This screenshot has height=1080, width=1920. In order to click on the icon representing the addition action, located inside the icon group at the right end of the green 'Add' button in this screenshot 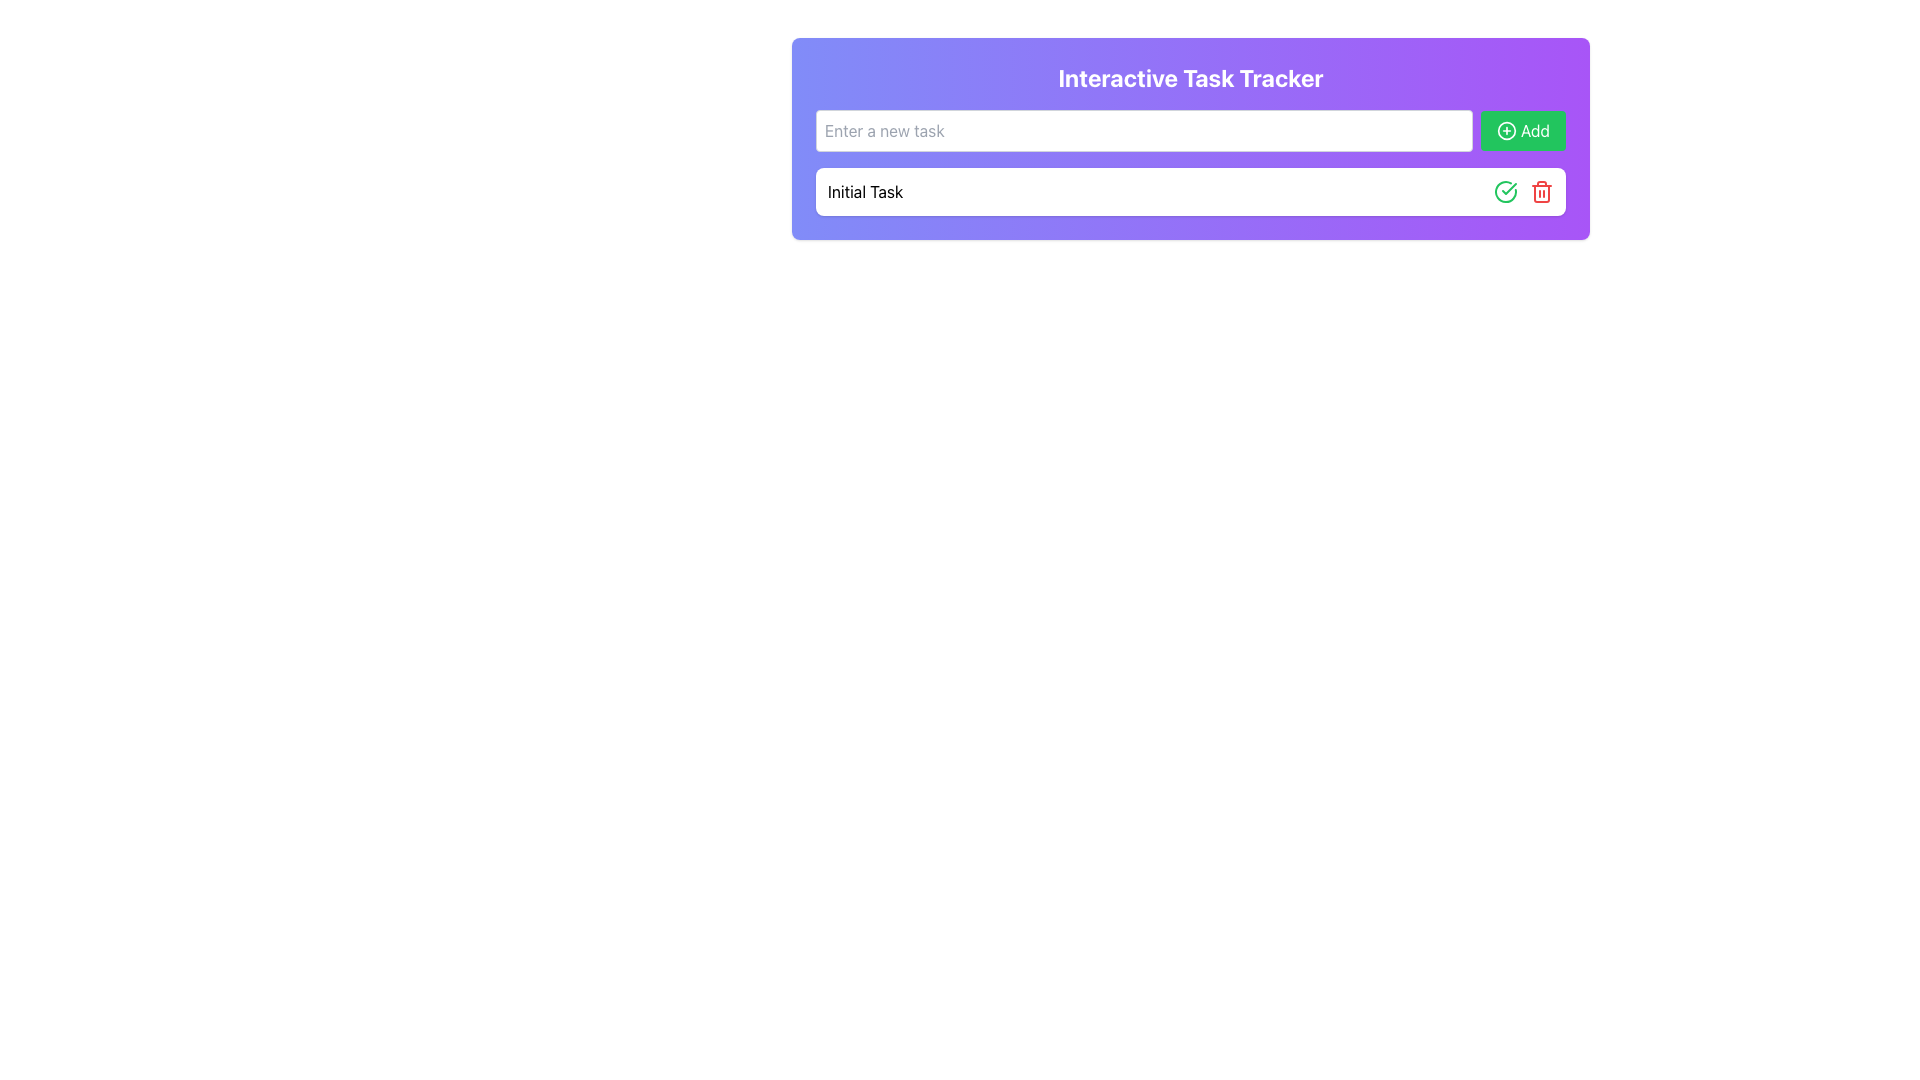, I will do `click(1507, 131)`.